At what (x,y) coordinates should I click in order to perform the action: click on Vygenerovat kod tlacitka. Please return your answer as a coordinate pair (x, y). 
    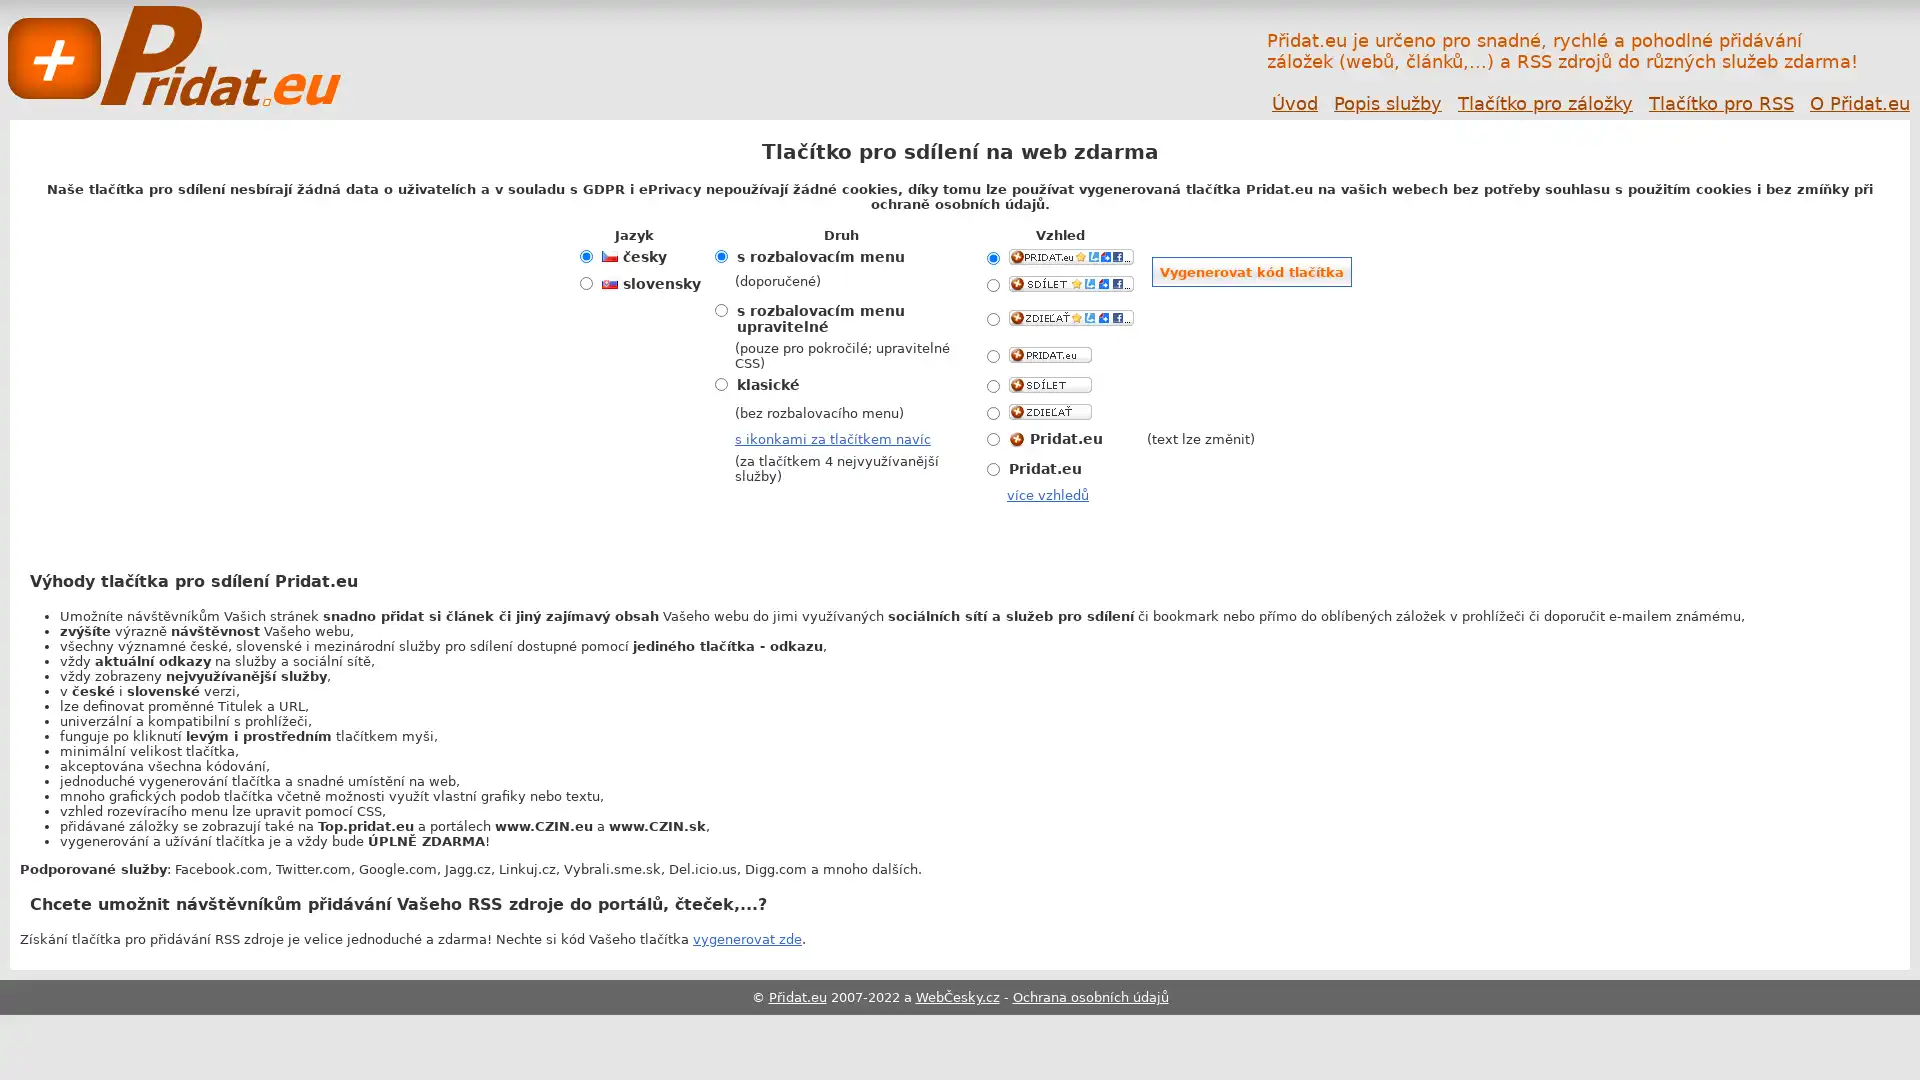
    Looking at the image, I should click on (1251, 272).